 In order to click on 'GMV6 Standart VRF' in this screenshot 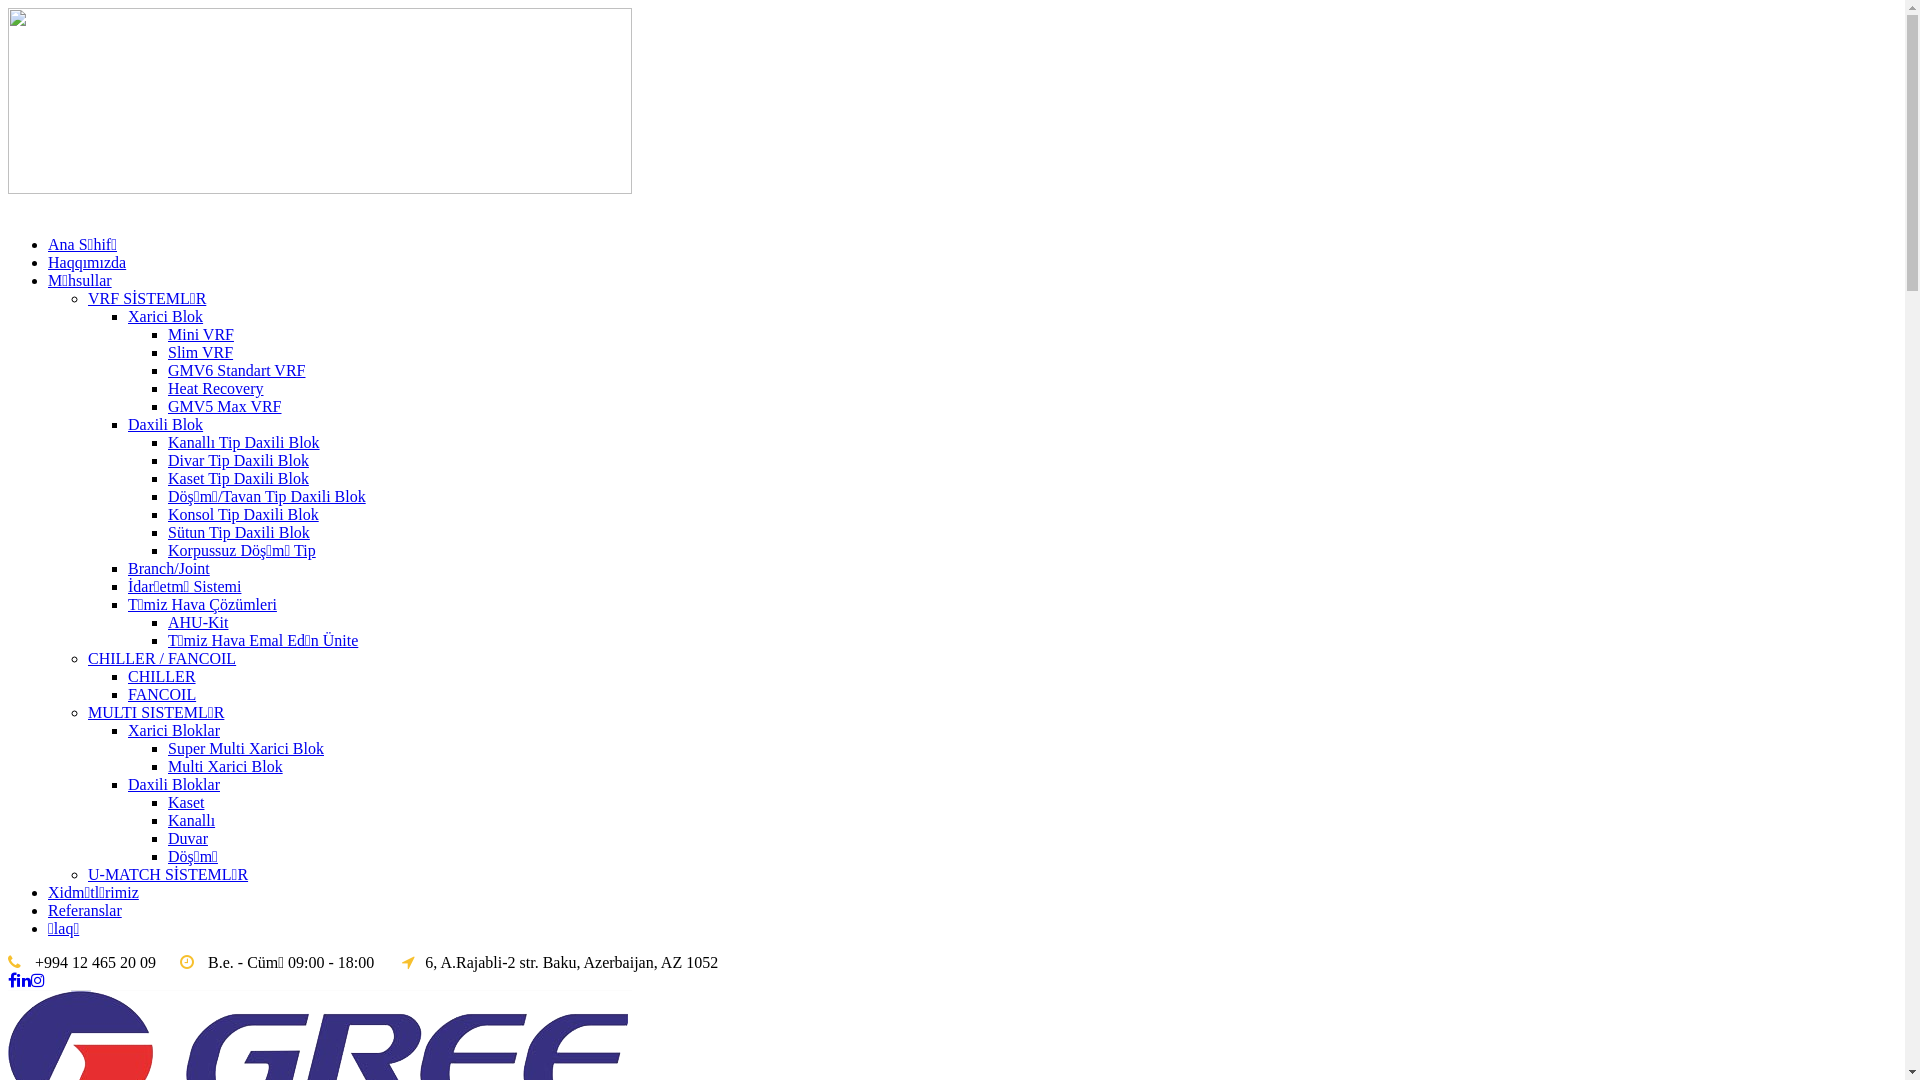, I will do `click(236, 370)`.